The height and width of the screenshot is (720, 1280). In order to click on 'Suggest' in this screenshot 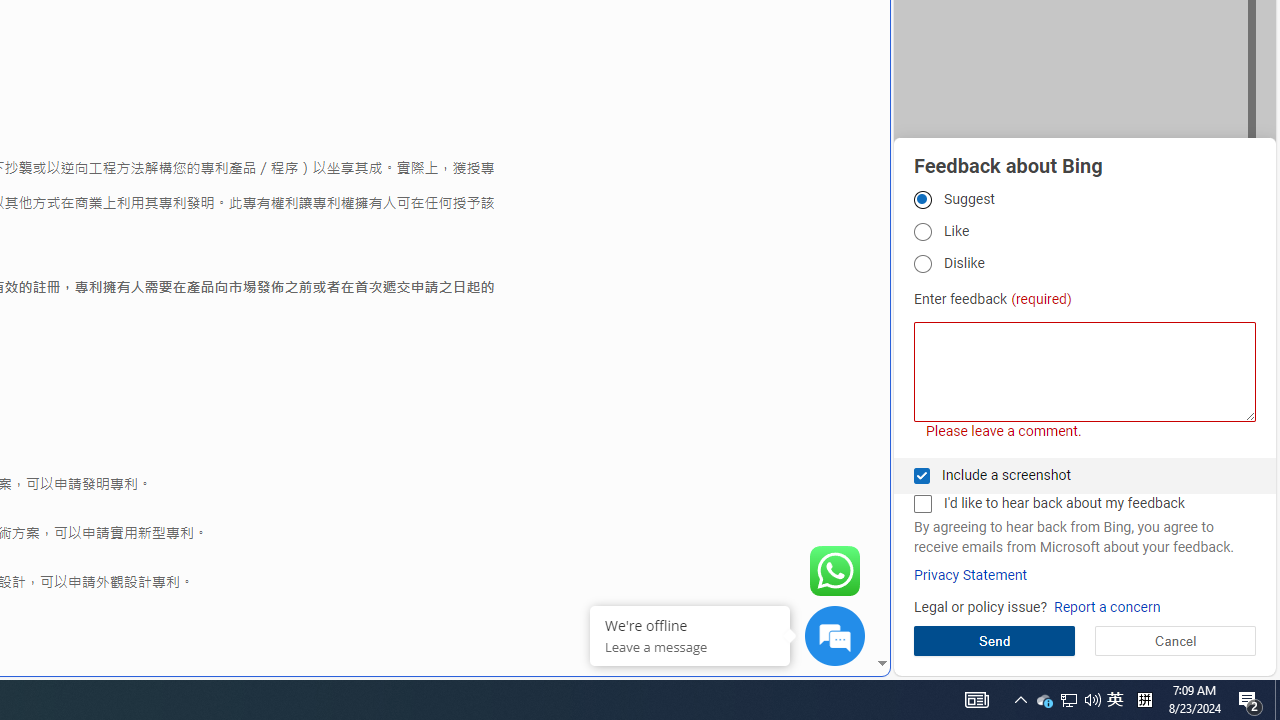, I will do `click(921, 199)`.